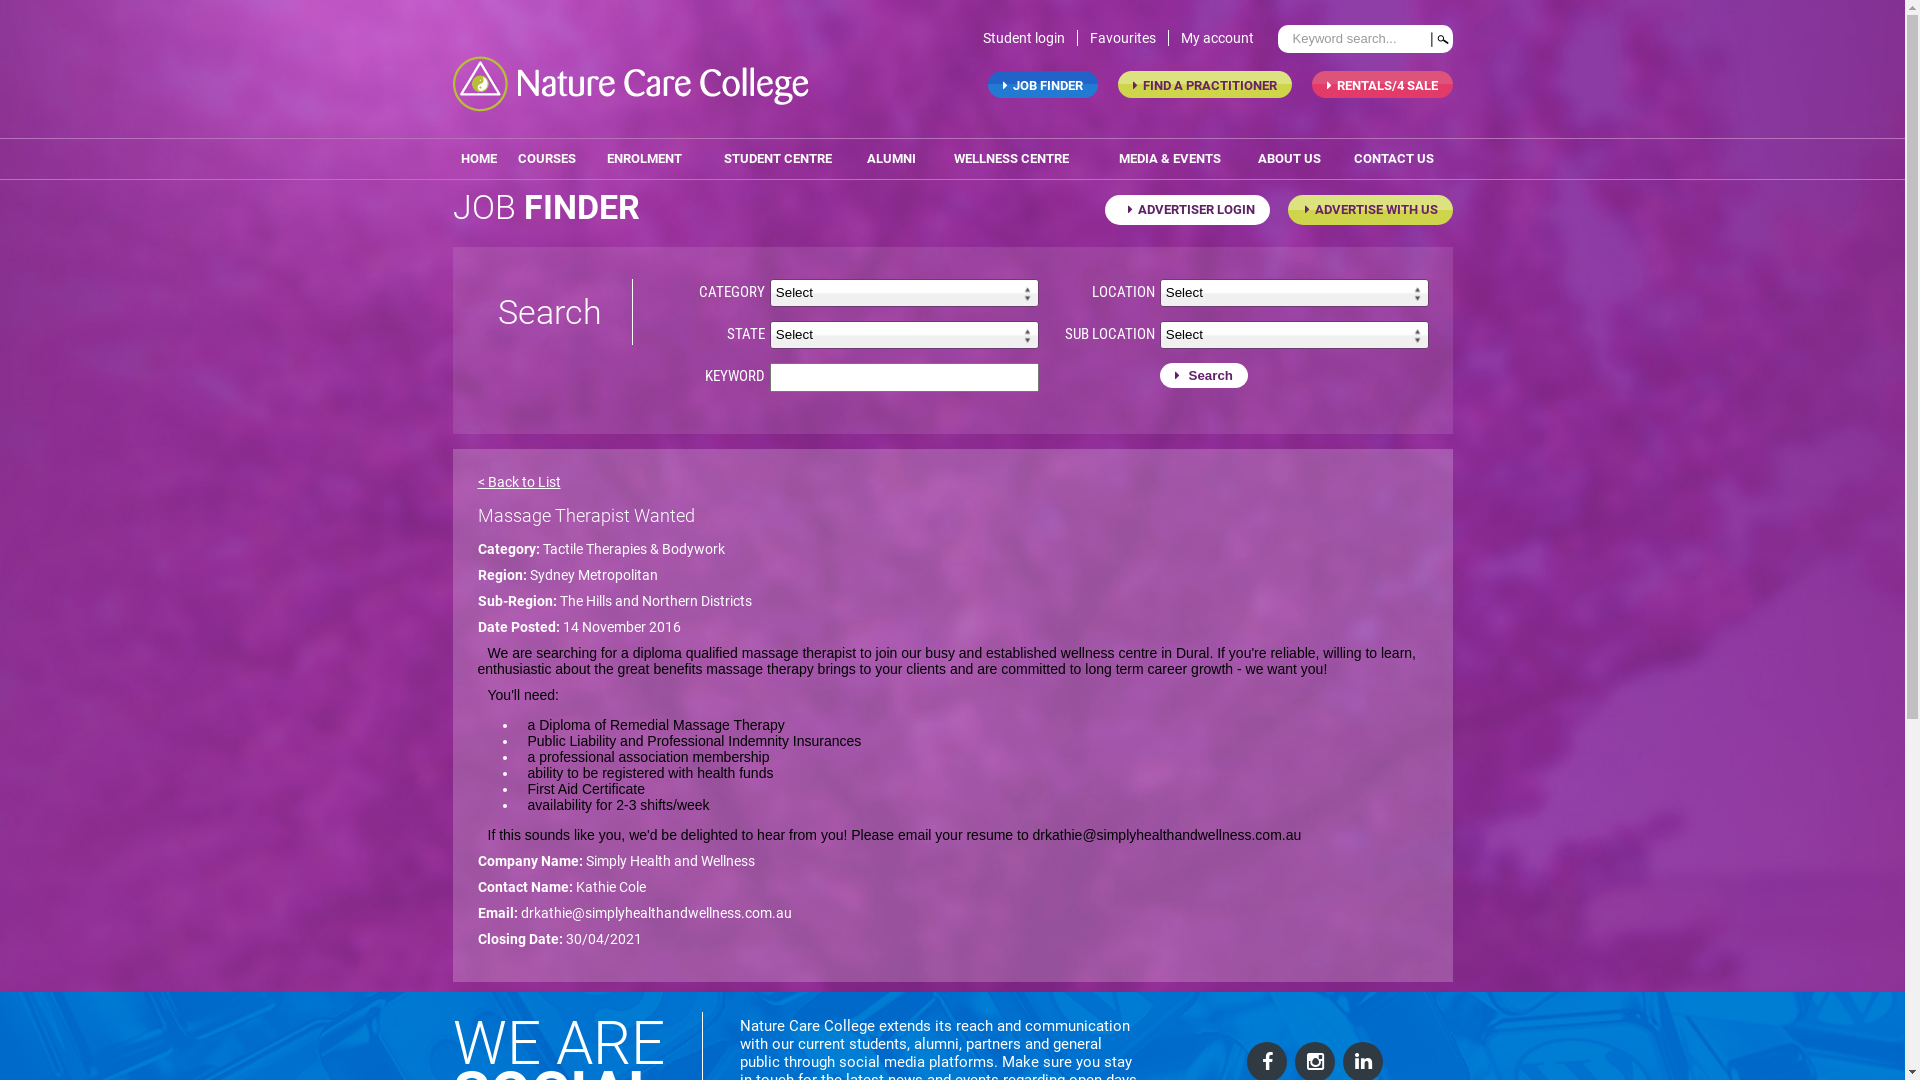 The height and width of the screenshot is (1080, 1920). Describe the element at coordinates (1290, 157) in the screenshot. I see `'ABOUT US'` at that location.